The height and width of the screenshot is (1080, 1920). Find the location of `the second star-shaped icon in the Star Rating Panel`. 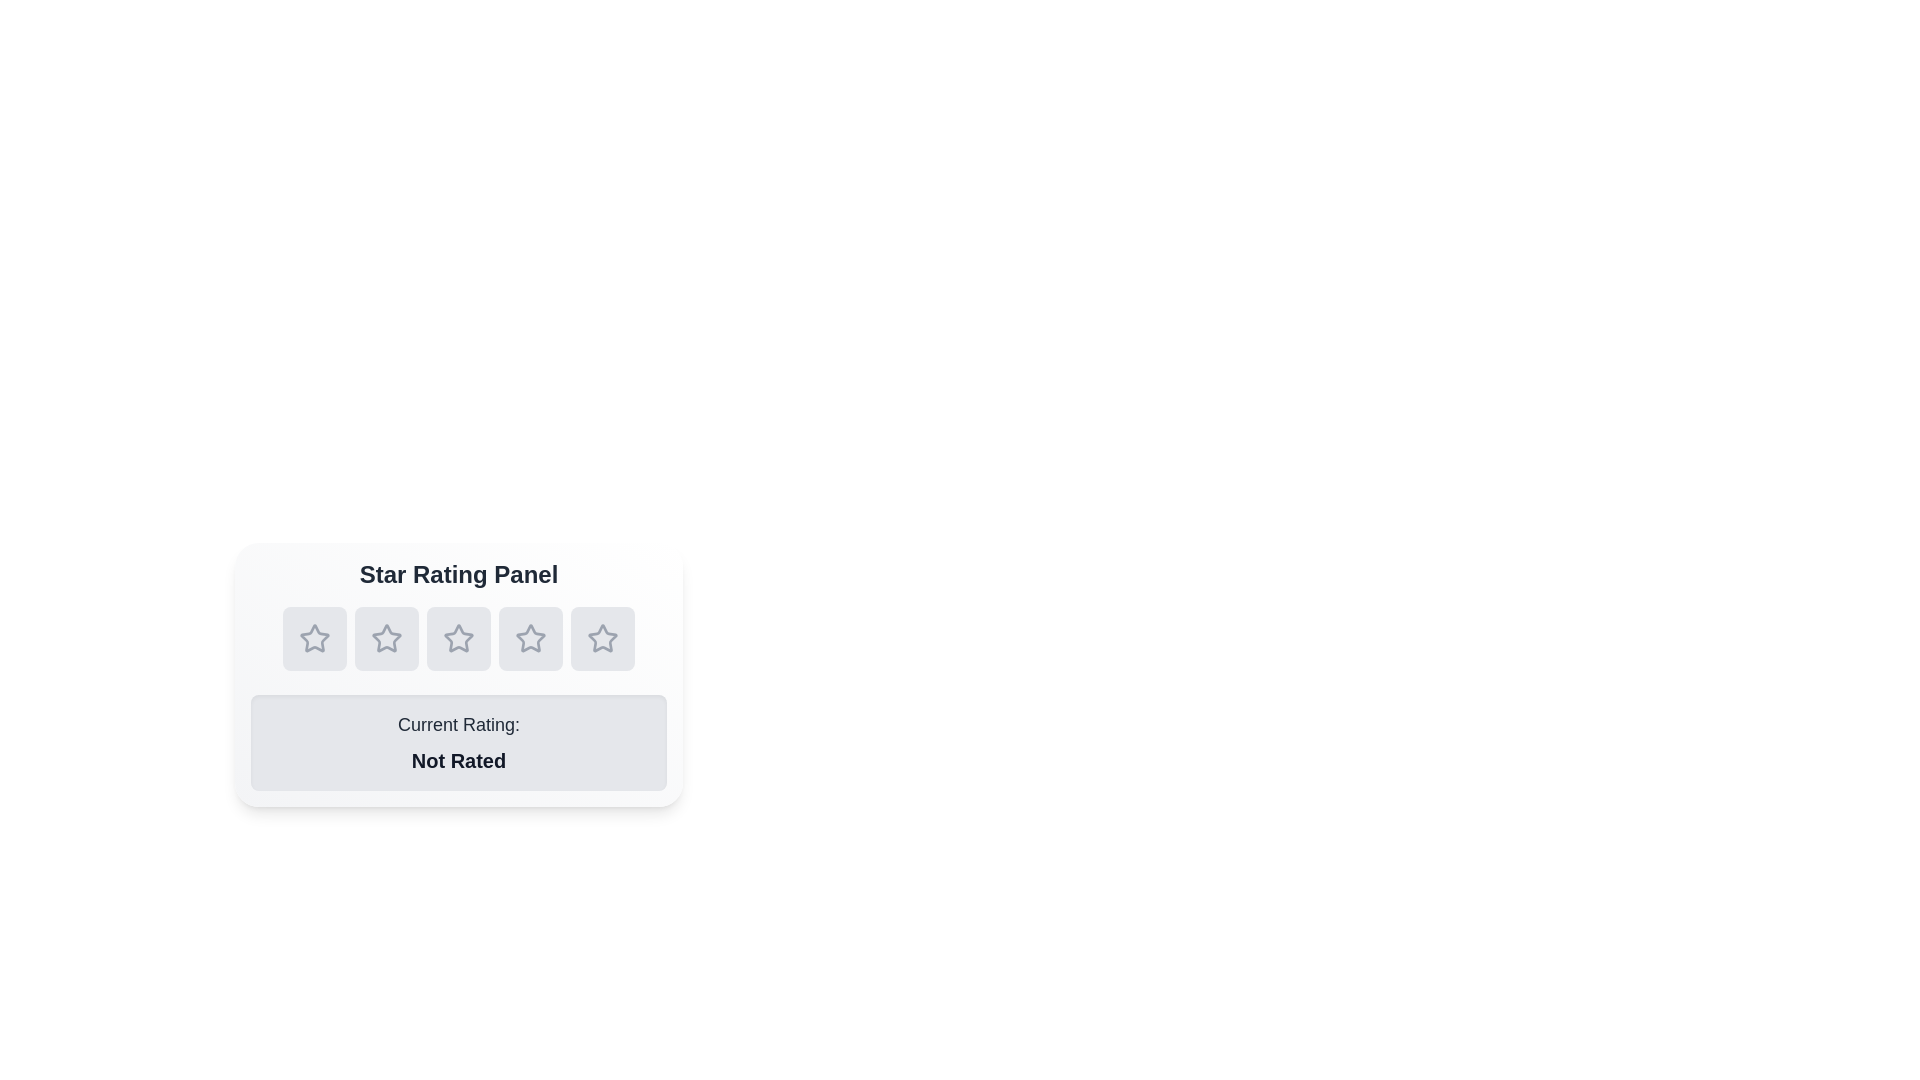

the second star-shaped icon in the Star Rating Panel is located at coordinates (387, 638).